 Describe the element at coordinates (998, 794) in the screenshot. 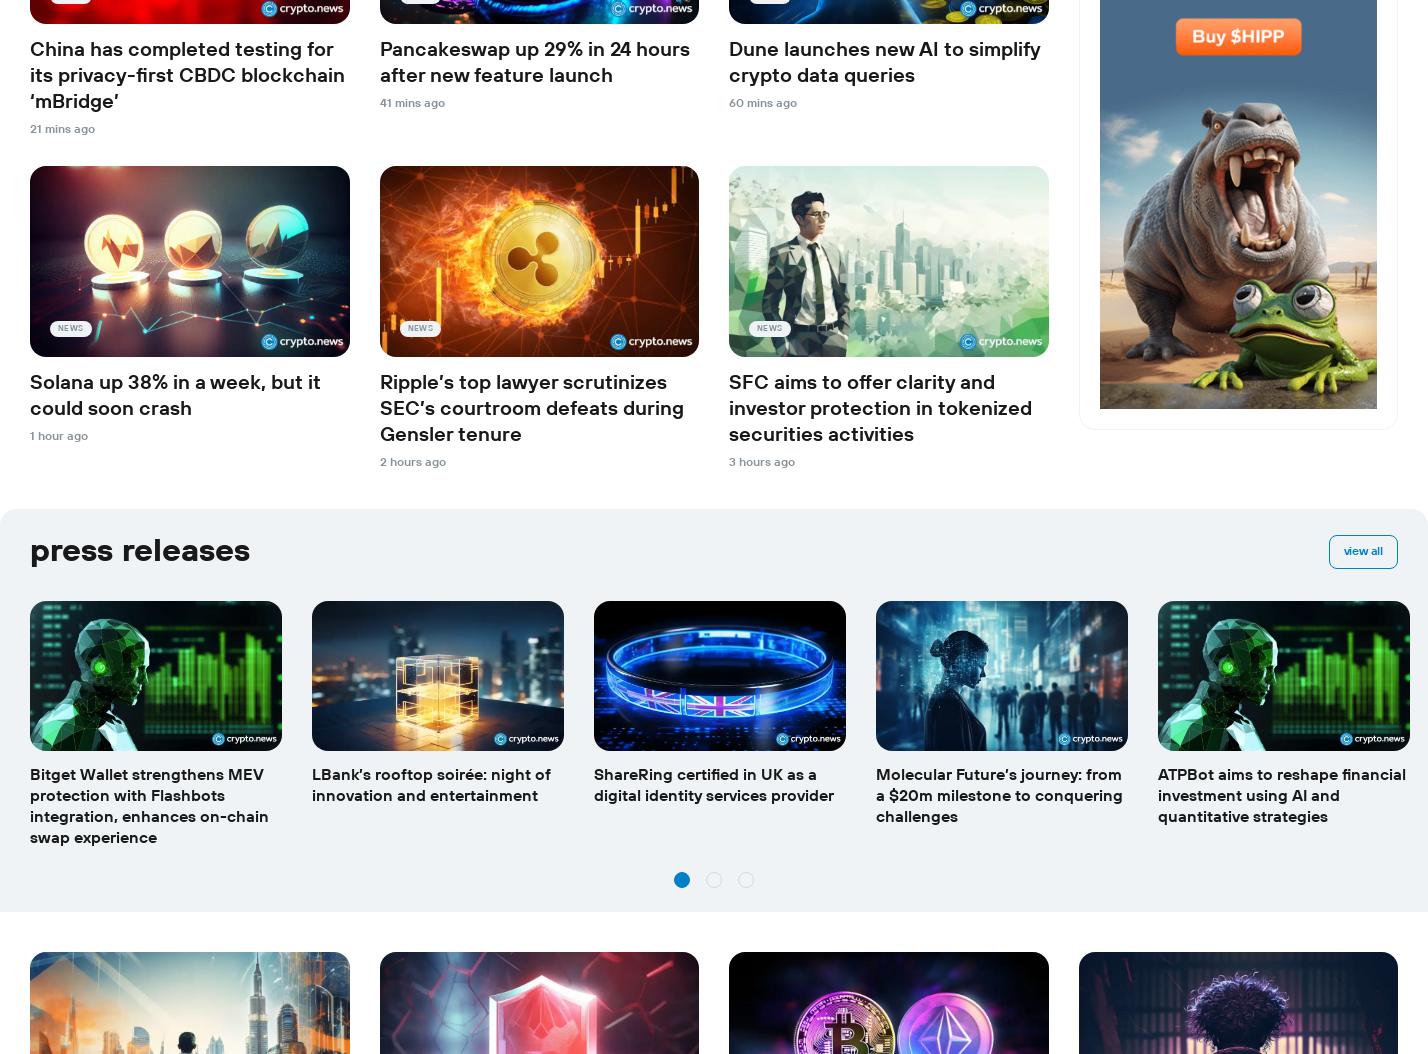

I see `'Molecular Future’s journey: from a $20m milestone to conquering challenges'` at that location.